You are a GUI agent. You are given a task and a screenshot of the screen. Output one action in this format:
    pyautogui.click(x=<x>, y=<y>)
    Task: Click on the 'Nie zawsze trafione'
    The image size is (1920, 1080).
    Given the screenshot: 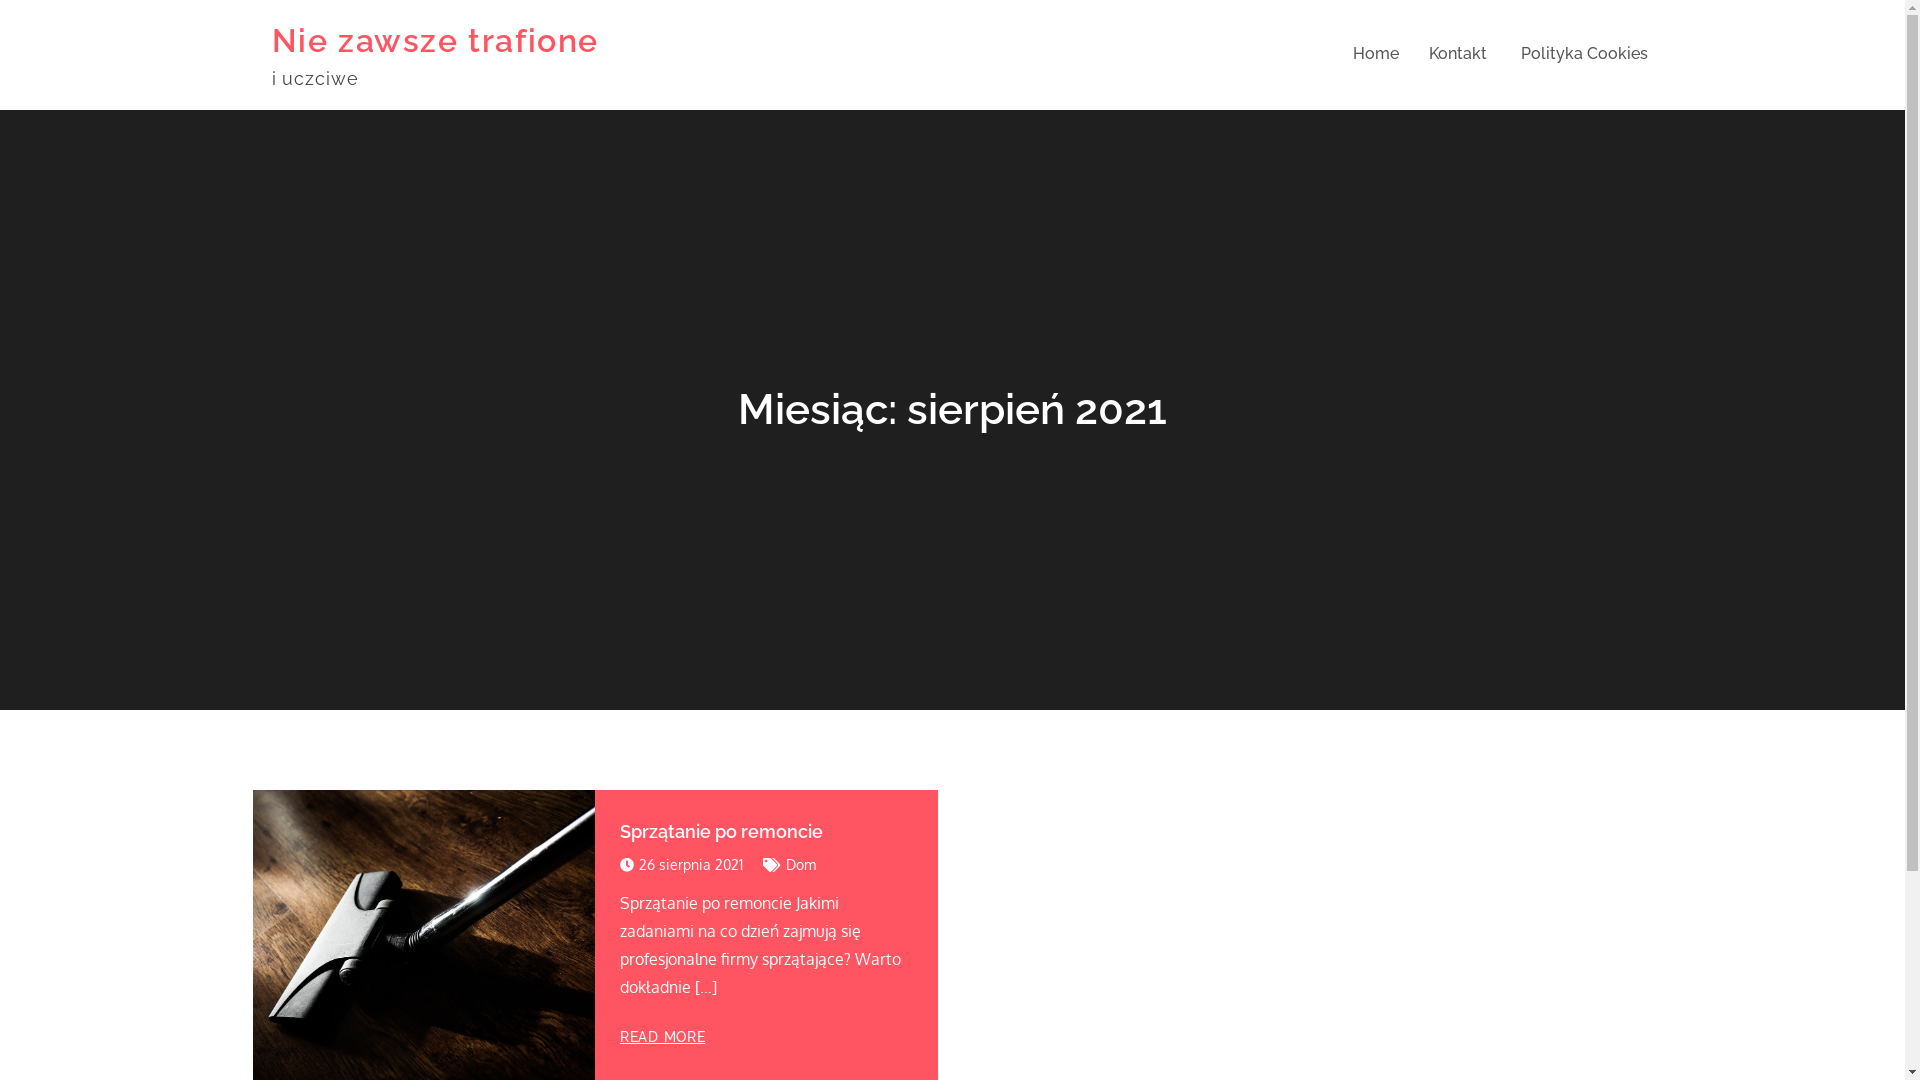 What is the action you would take?
    pyautogui.click(x=434, y=40)
    